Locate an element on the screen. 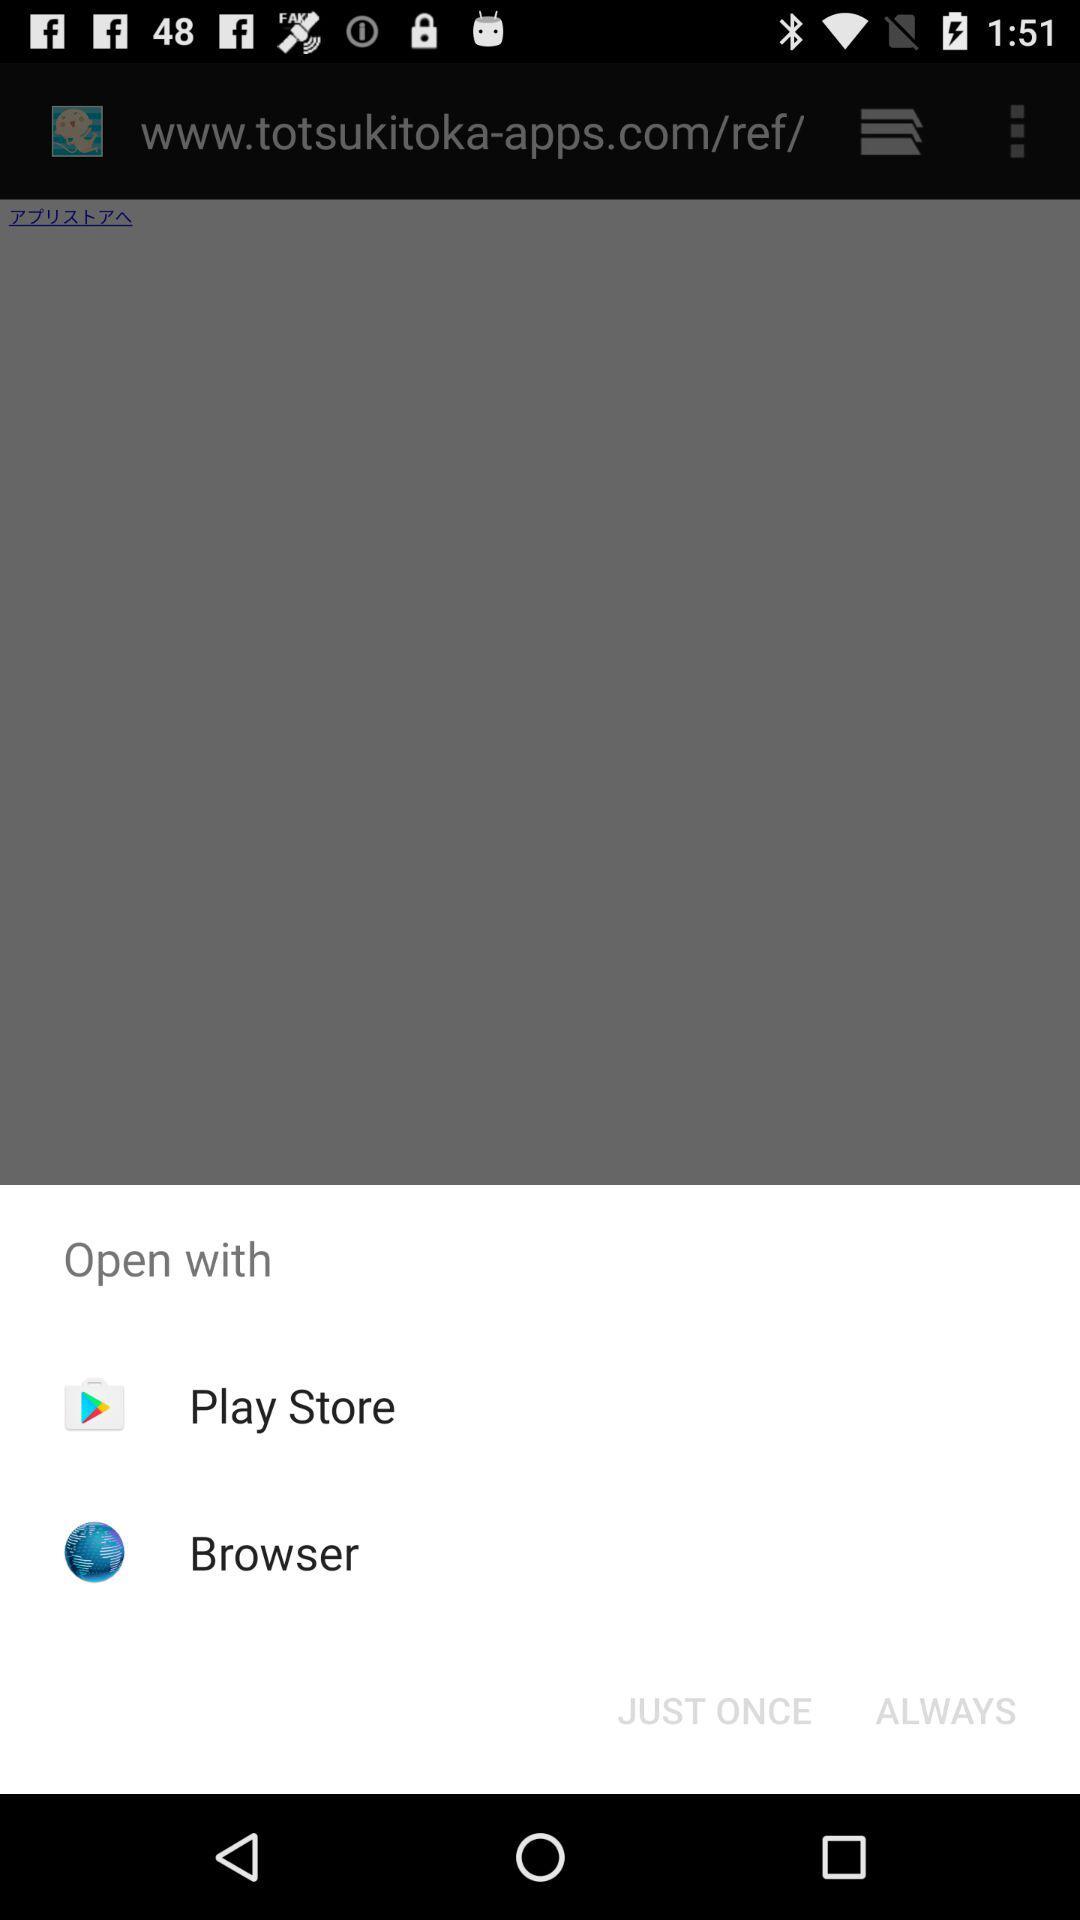 This screenshot has width=1080, height=1920. the icon to the left of the always is located at coordinates (713, 1708).